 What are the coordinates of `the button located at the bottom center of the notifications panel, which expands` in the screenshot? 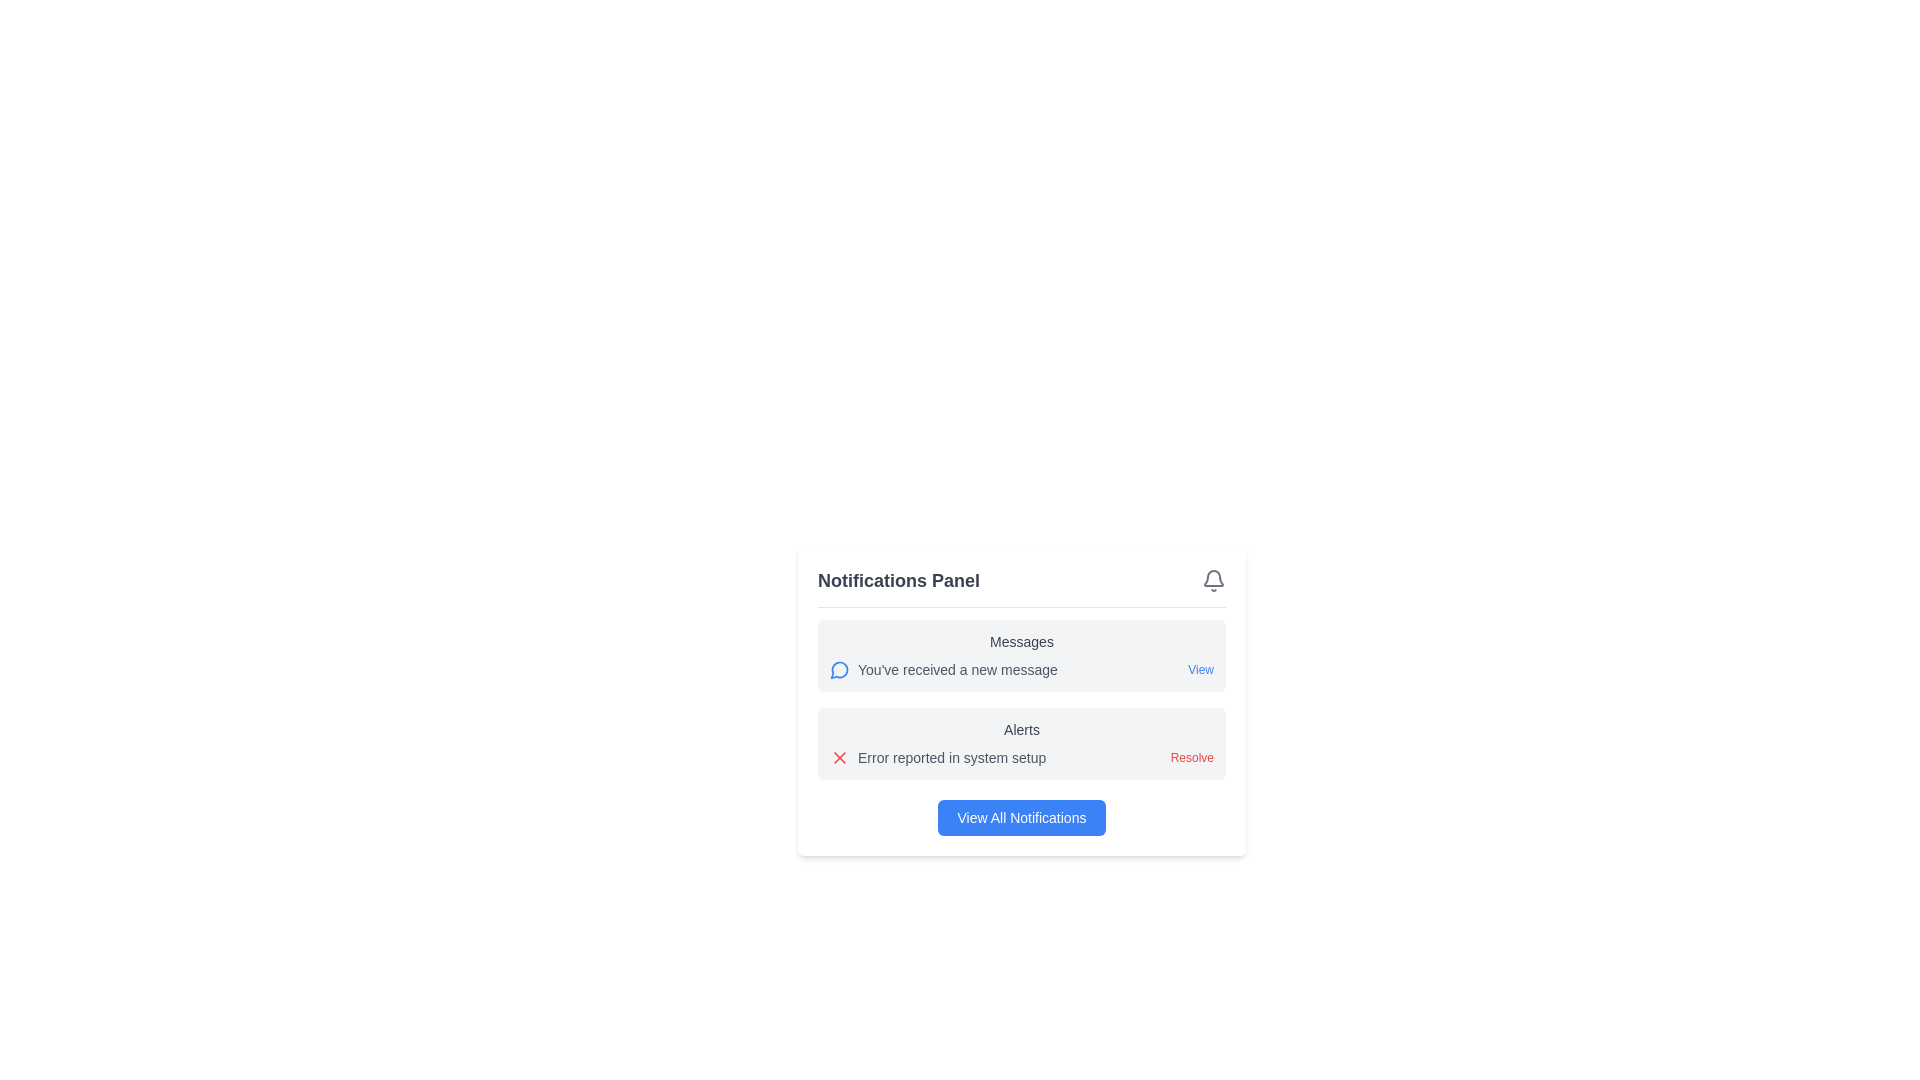 It's located at (1022, 817).